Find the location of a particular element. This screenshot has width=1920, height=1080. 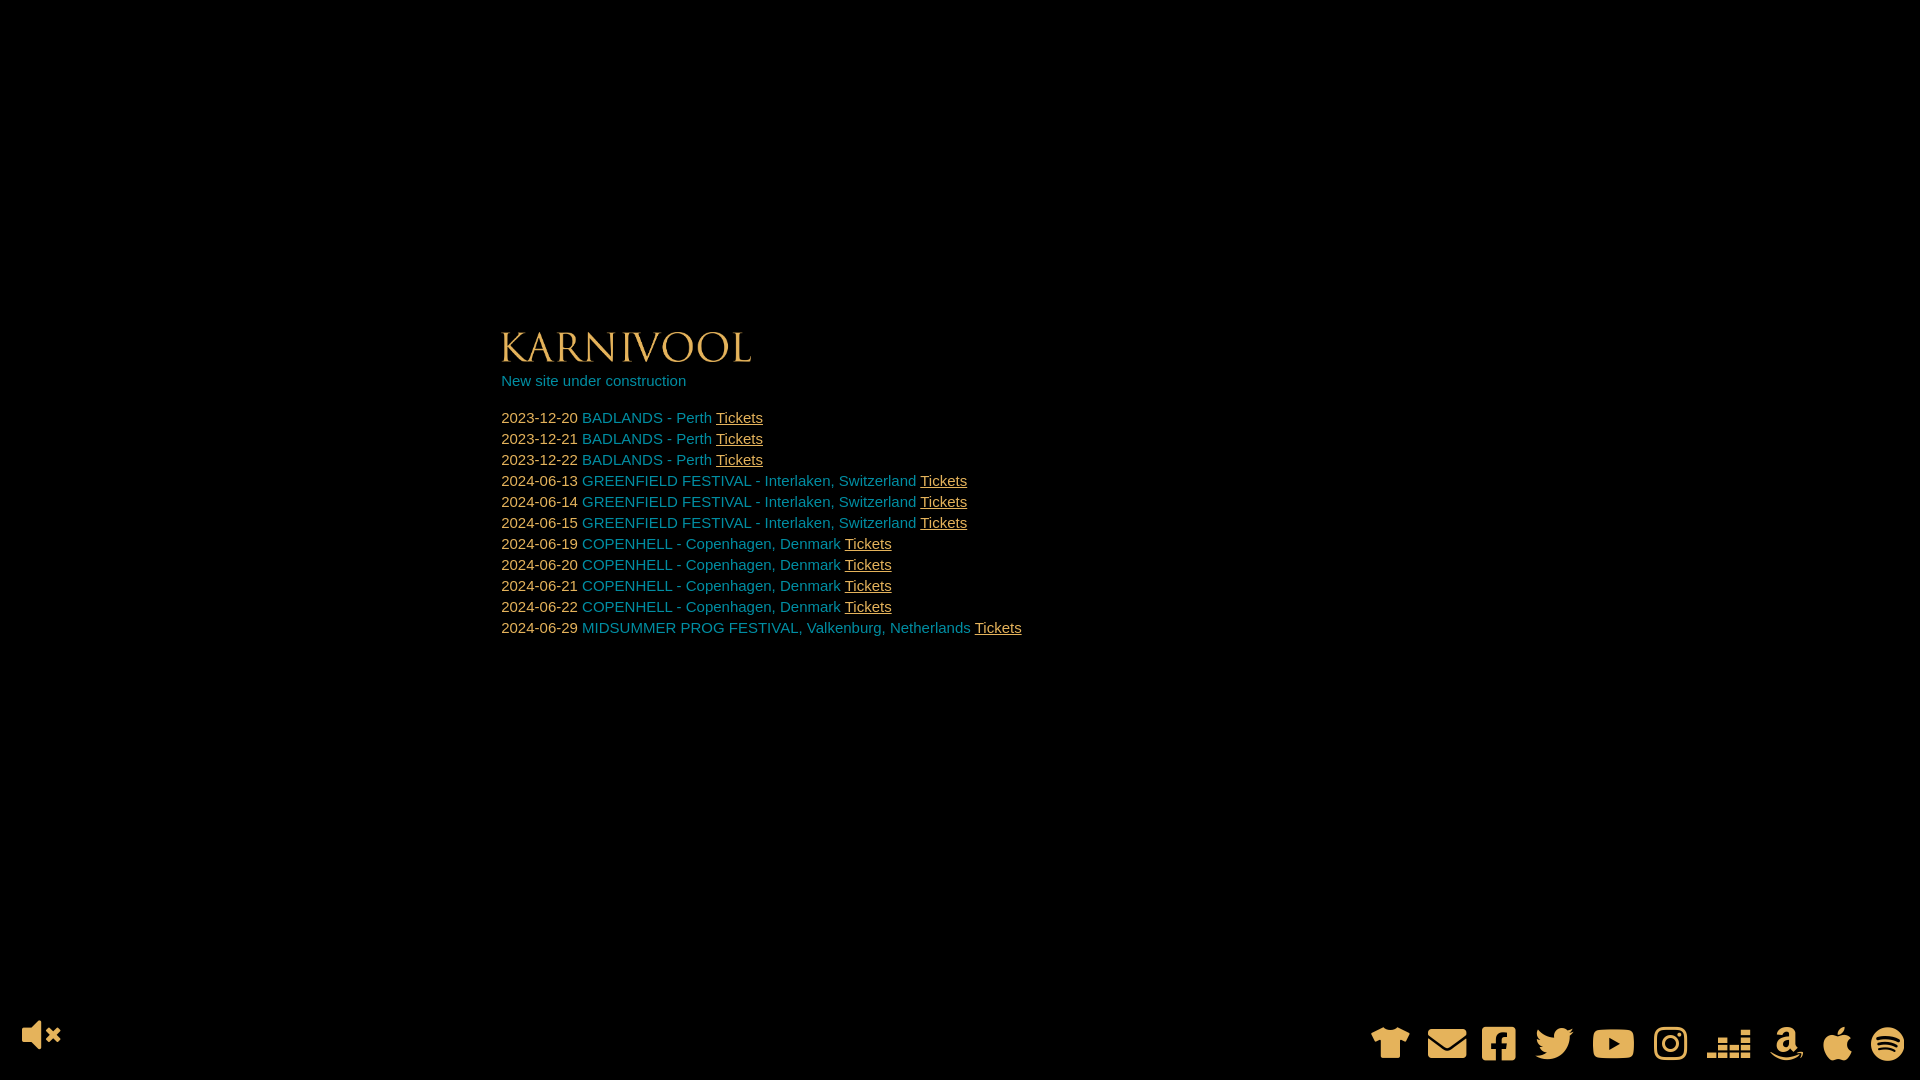

'Tickets' is located at coordinates (942, 521).